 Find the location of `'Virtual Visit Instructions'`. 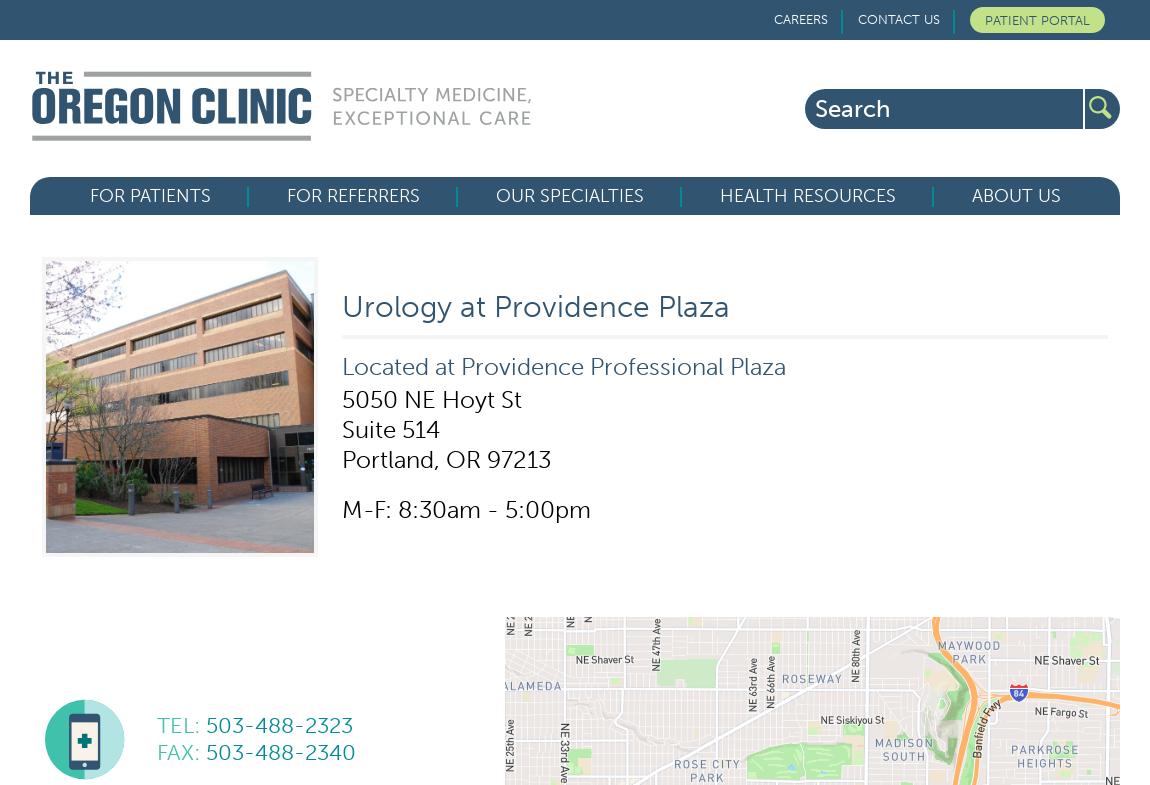

'Virtual Visit Instructions' is located at coordinates (88, 359).